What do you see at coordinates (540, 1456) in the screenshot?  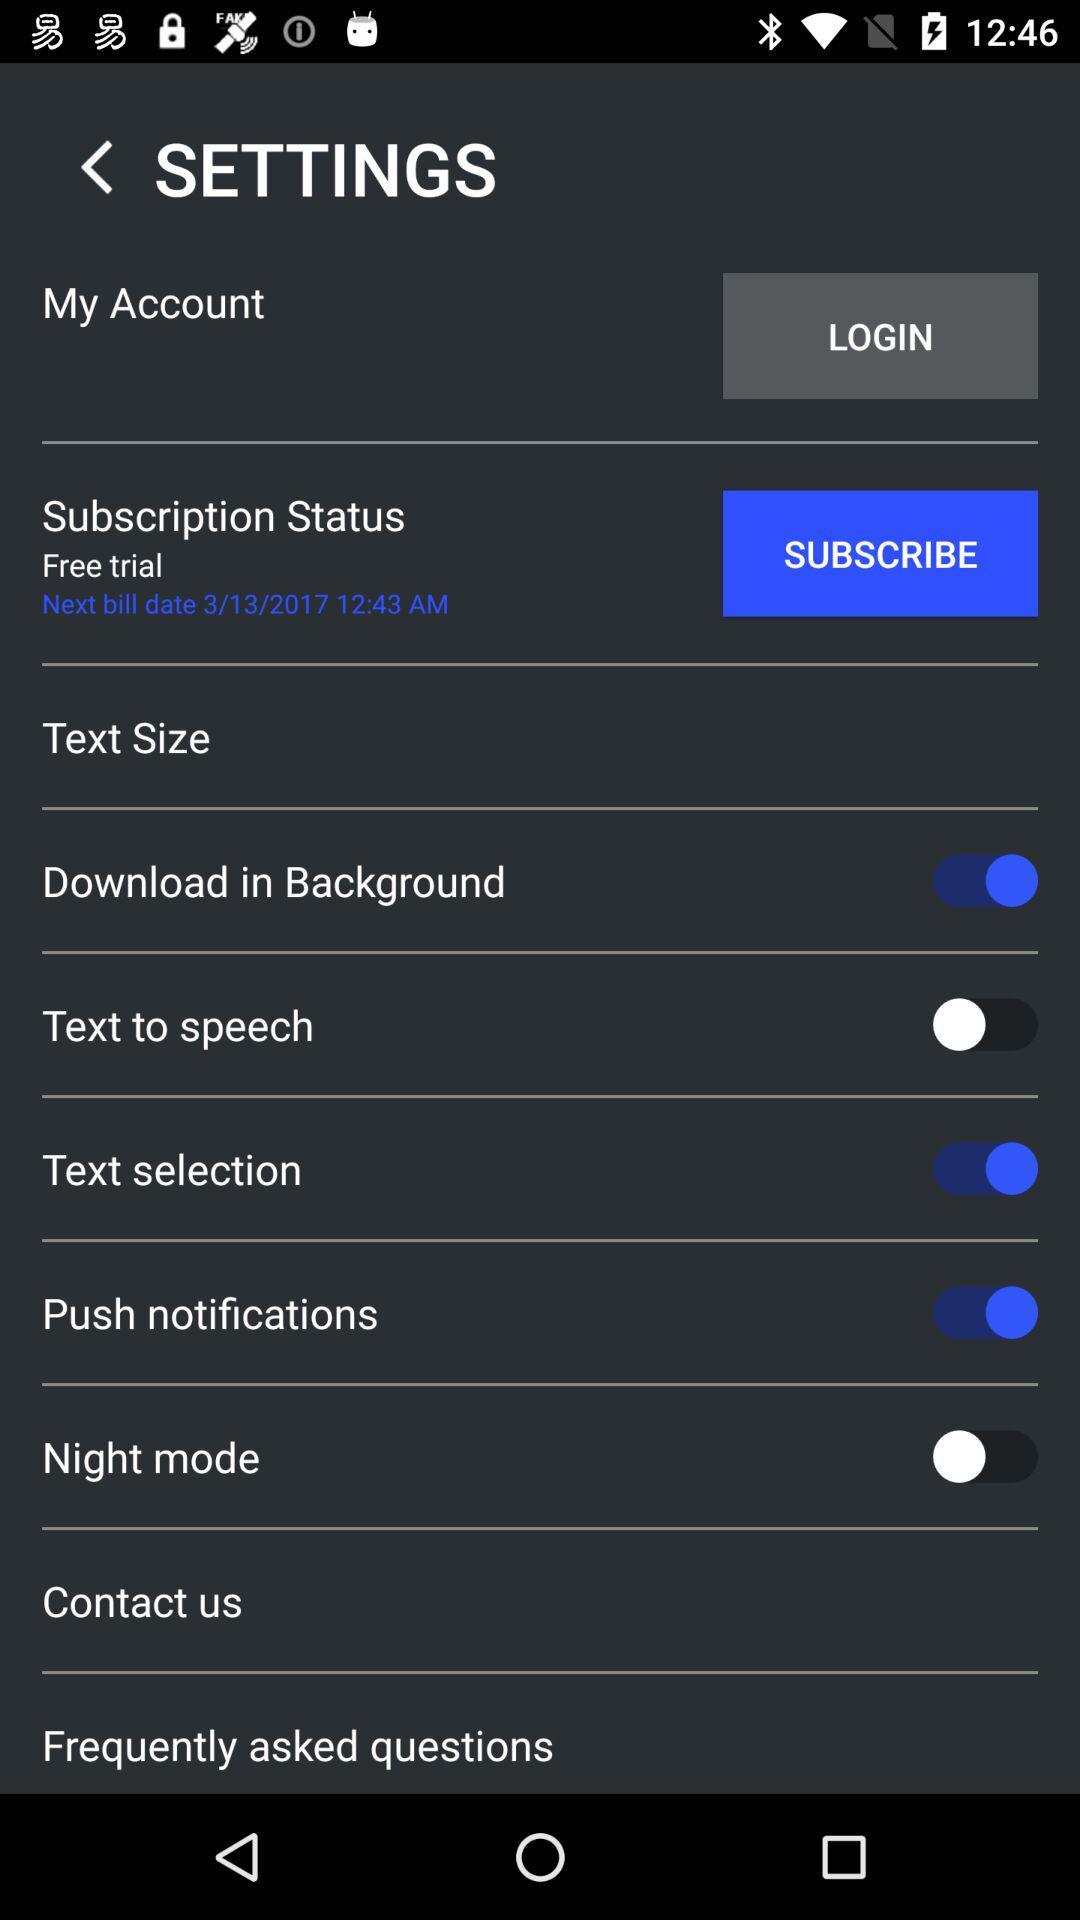 I see `the night mode` at bounding box center [540, 1456].